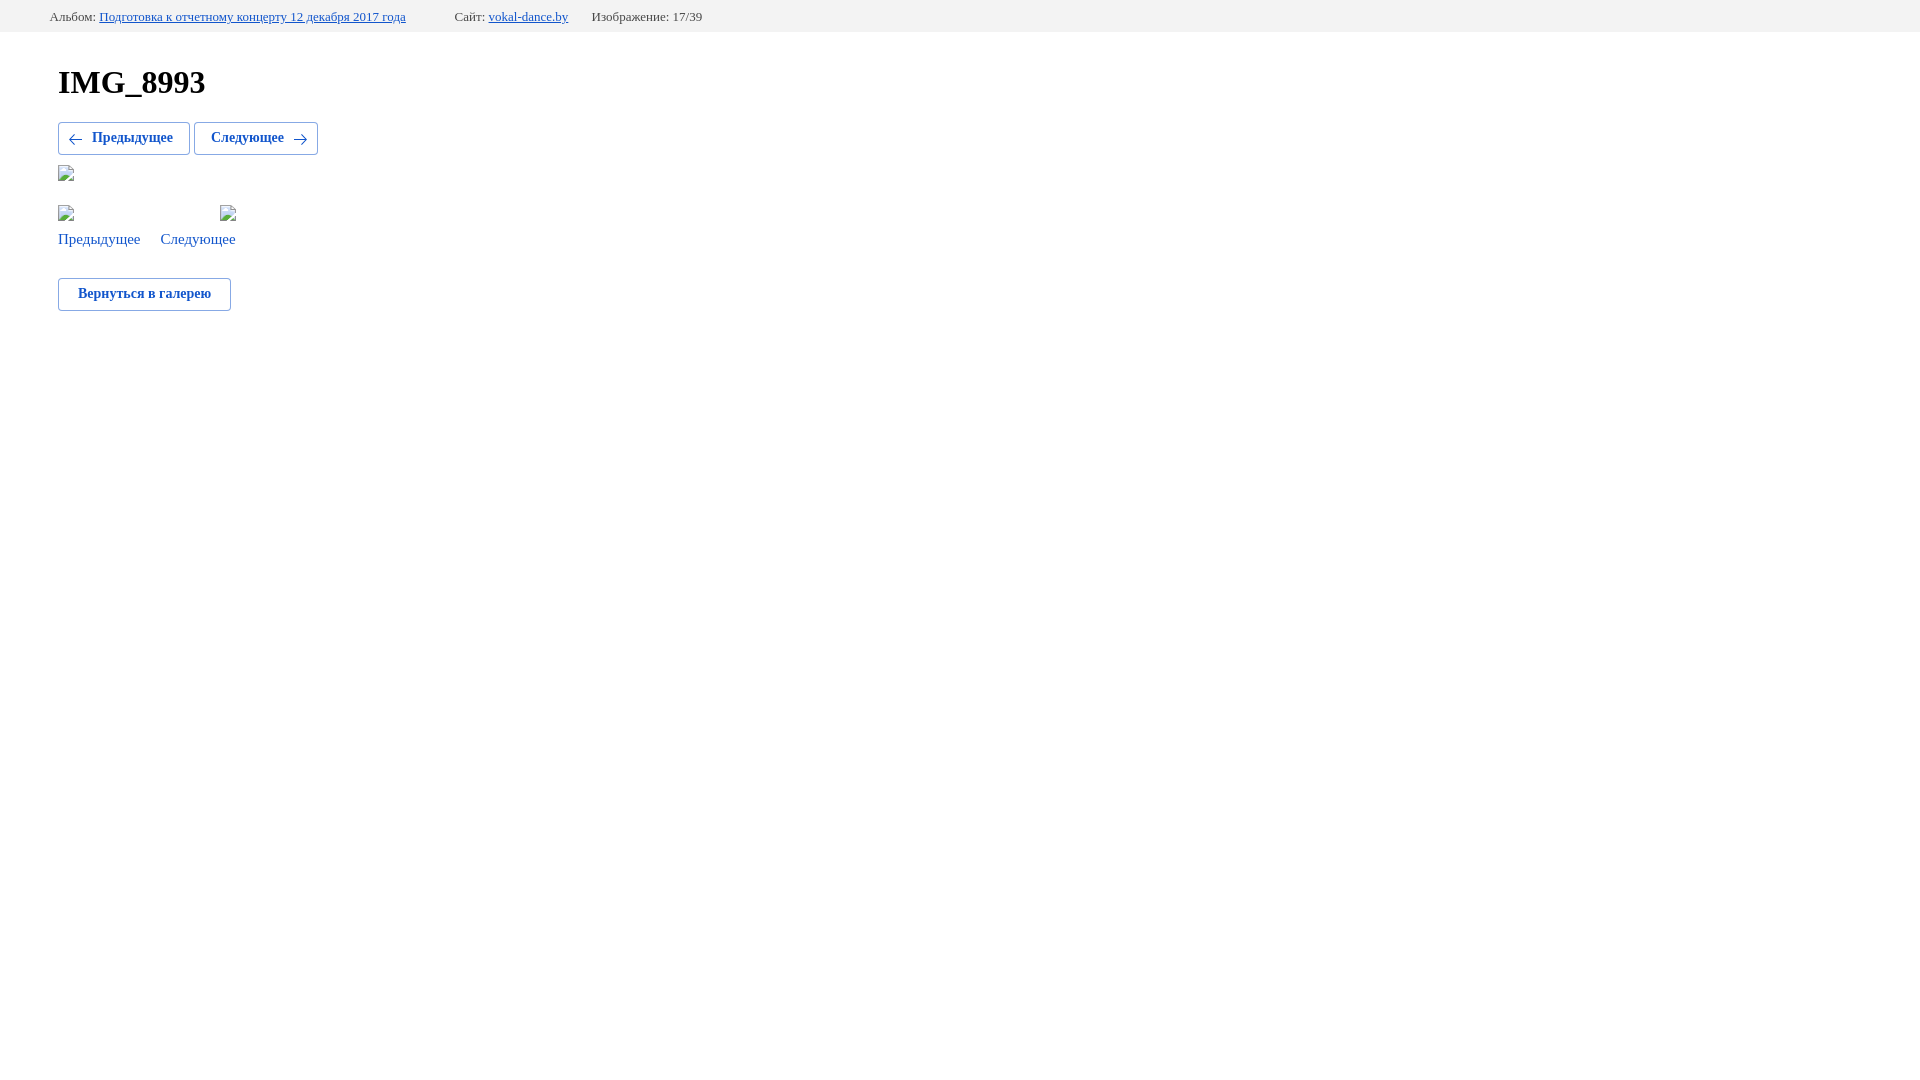 The width and height of the screenshot is (1920, 1080). Describe the element at coordinates (489, 16) in the screenshot. I see `'vokal-dance.by'` at that location.